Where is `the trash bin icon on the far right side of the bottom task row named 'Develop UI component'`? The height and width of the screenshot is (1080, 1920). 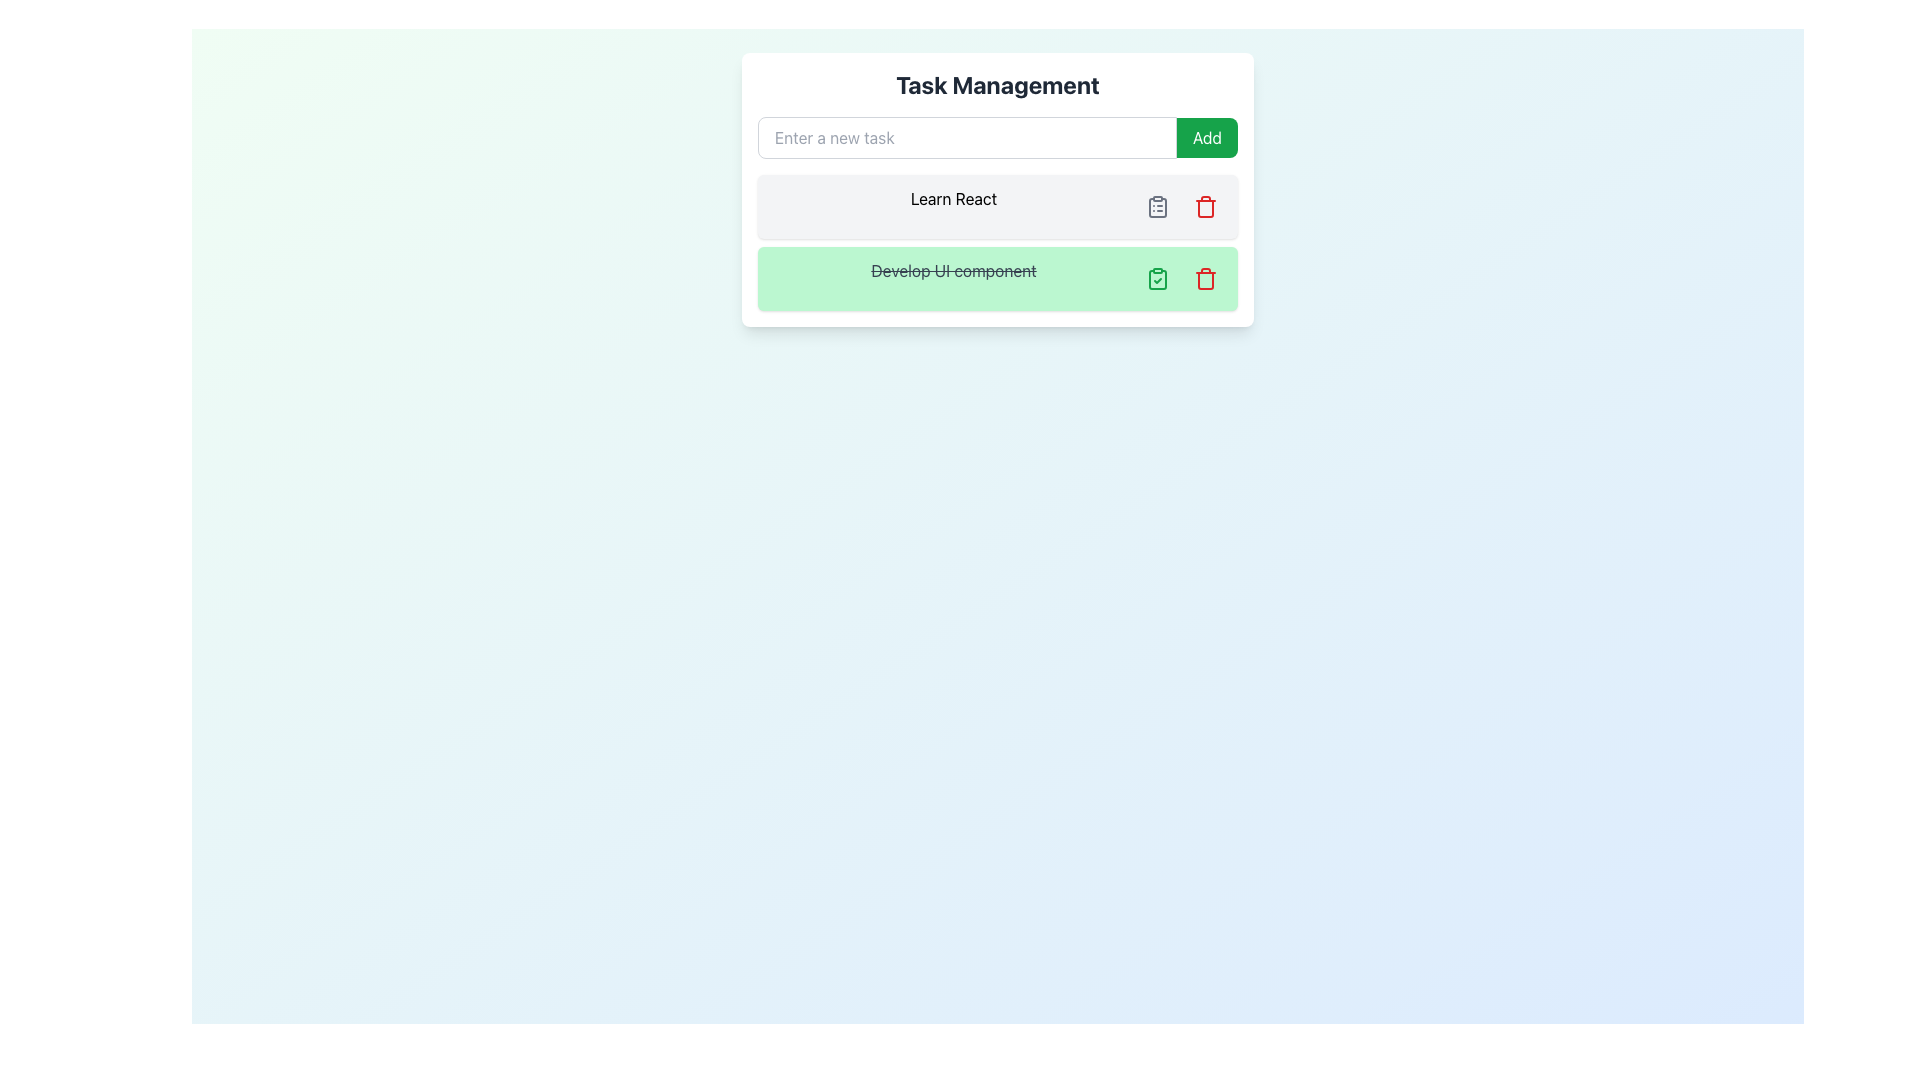 the trash bin icon on the far right side of the bottom task row named 'Develop UI component' is located at coordinates (1204, 281).